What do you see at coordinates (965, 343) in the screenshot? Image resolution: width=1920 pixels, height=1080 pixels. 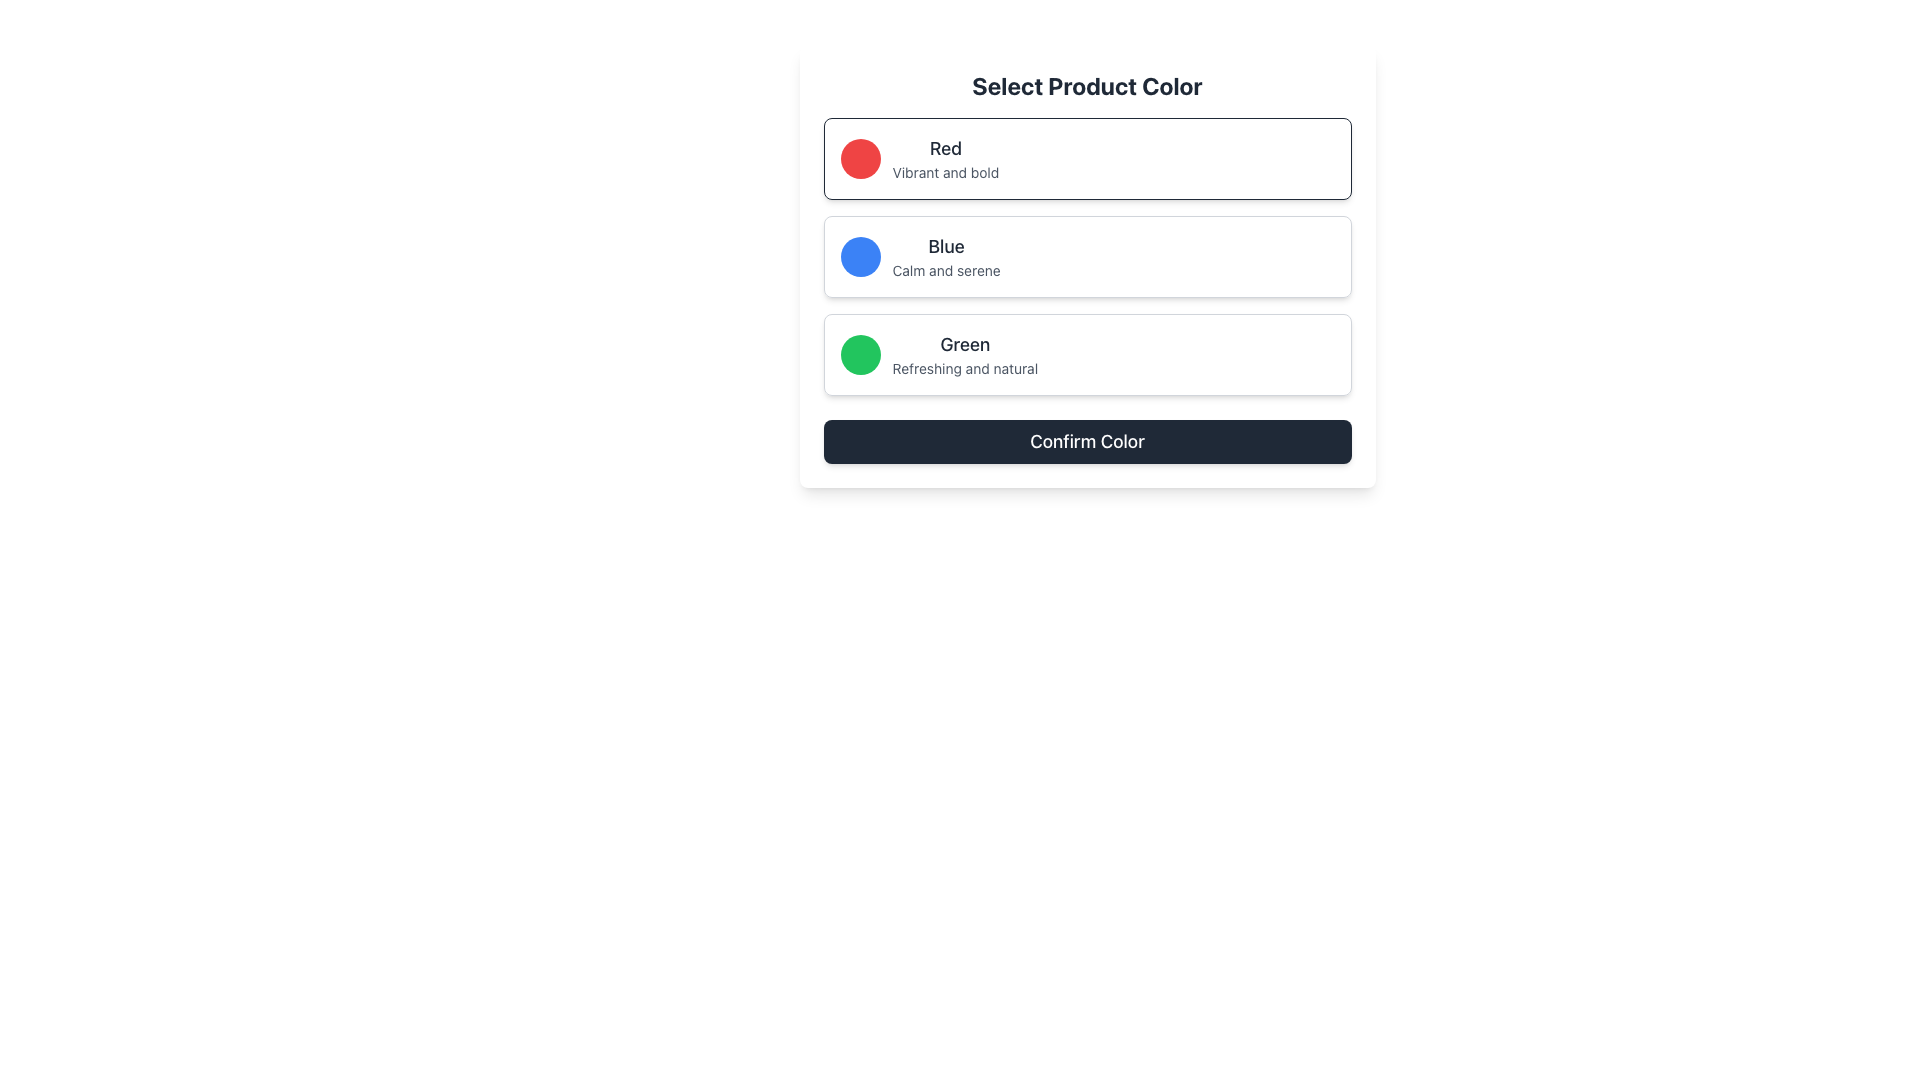 I see `the Text Label indicating the 'Green' color selection option, which is centrally positioned within the green selection box, following the 'Red' and 'Blue' options` at bounding box center [965, 343].